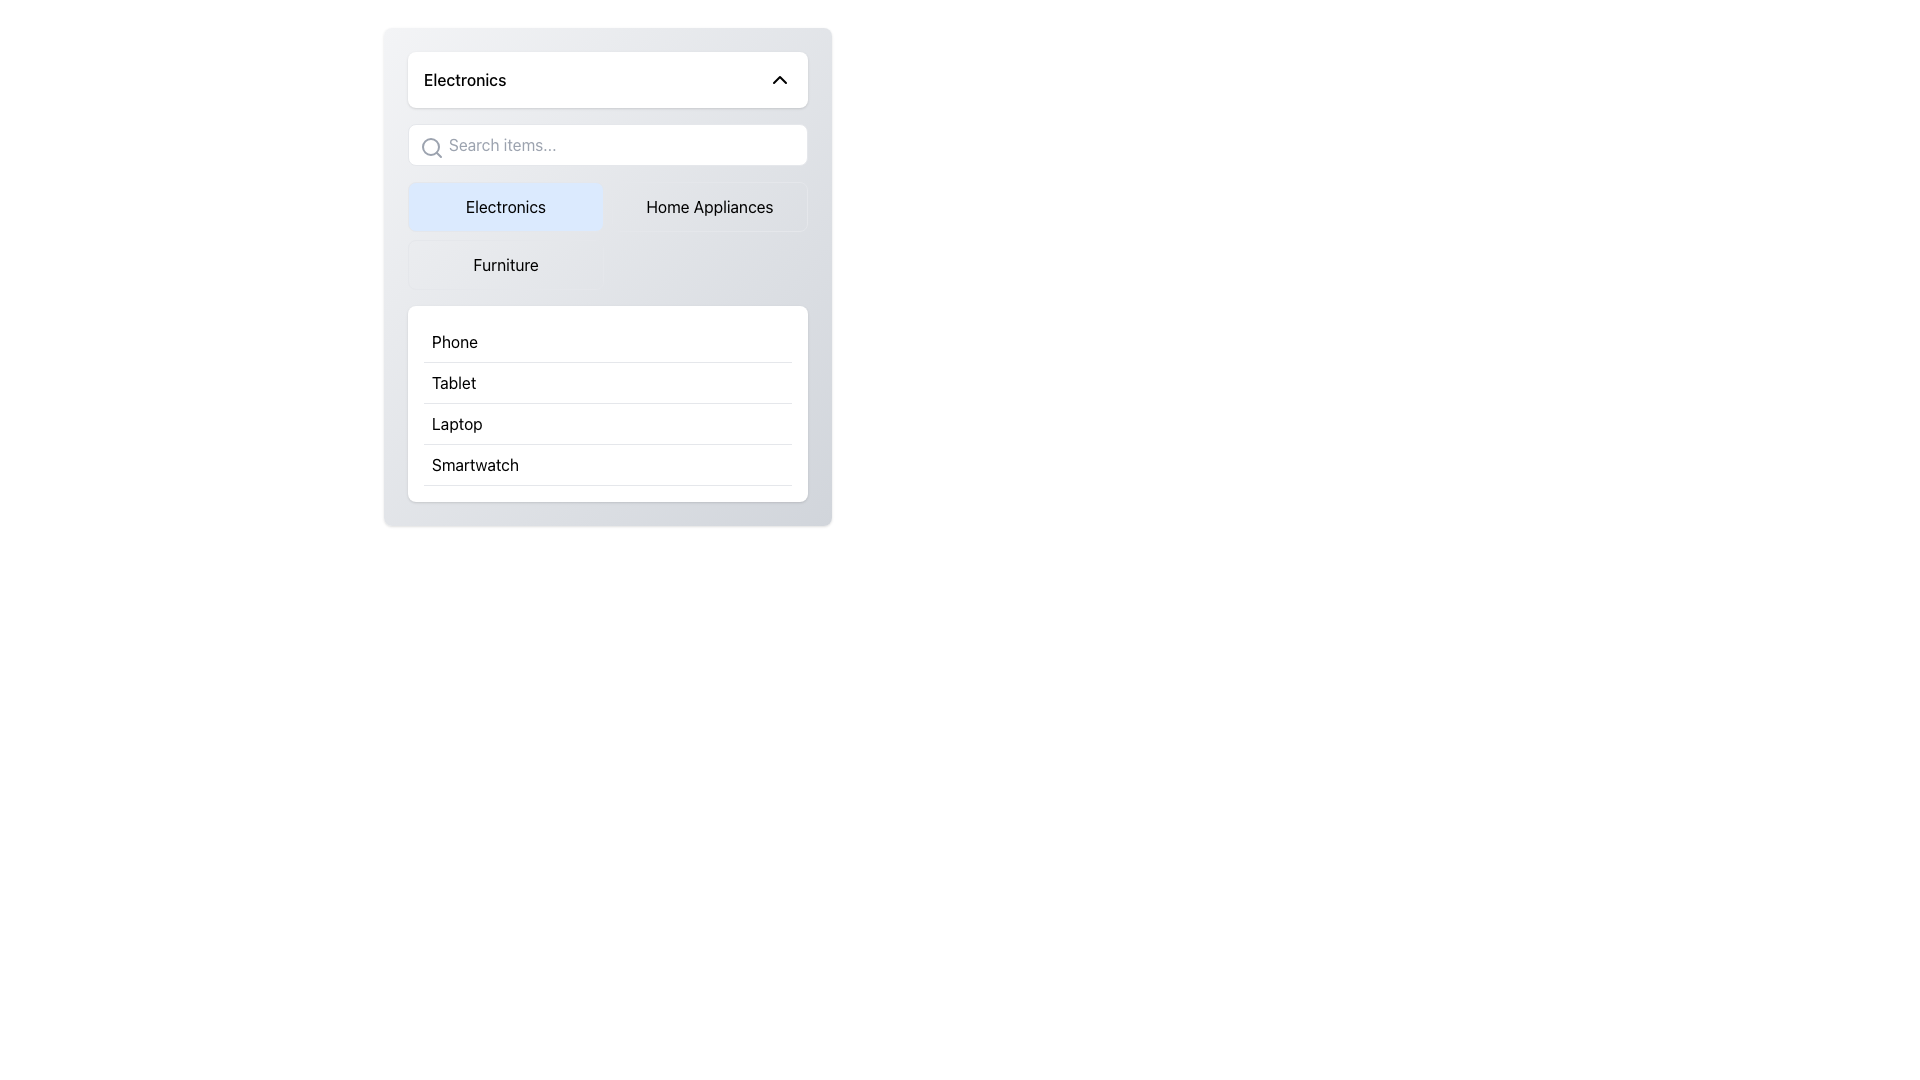  What do you see at coordinates (474, 465) in the screenshot?
I see `the 'Smartwatch' text label in the Electronics menu` at bounding box center [474, 465].